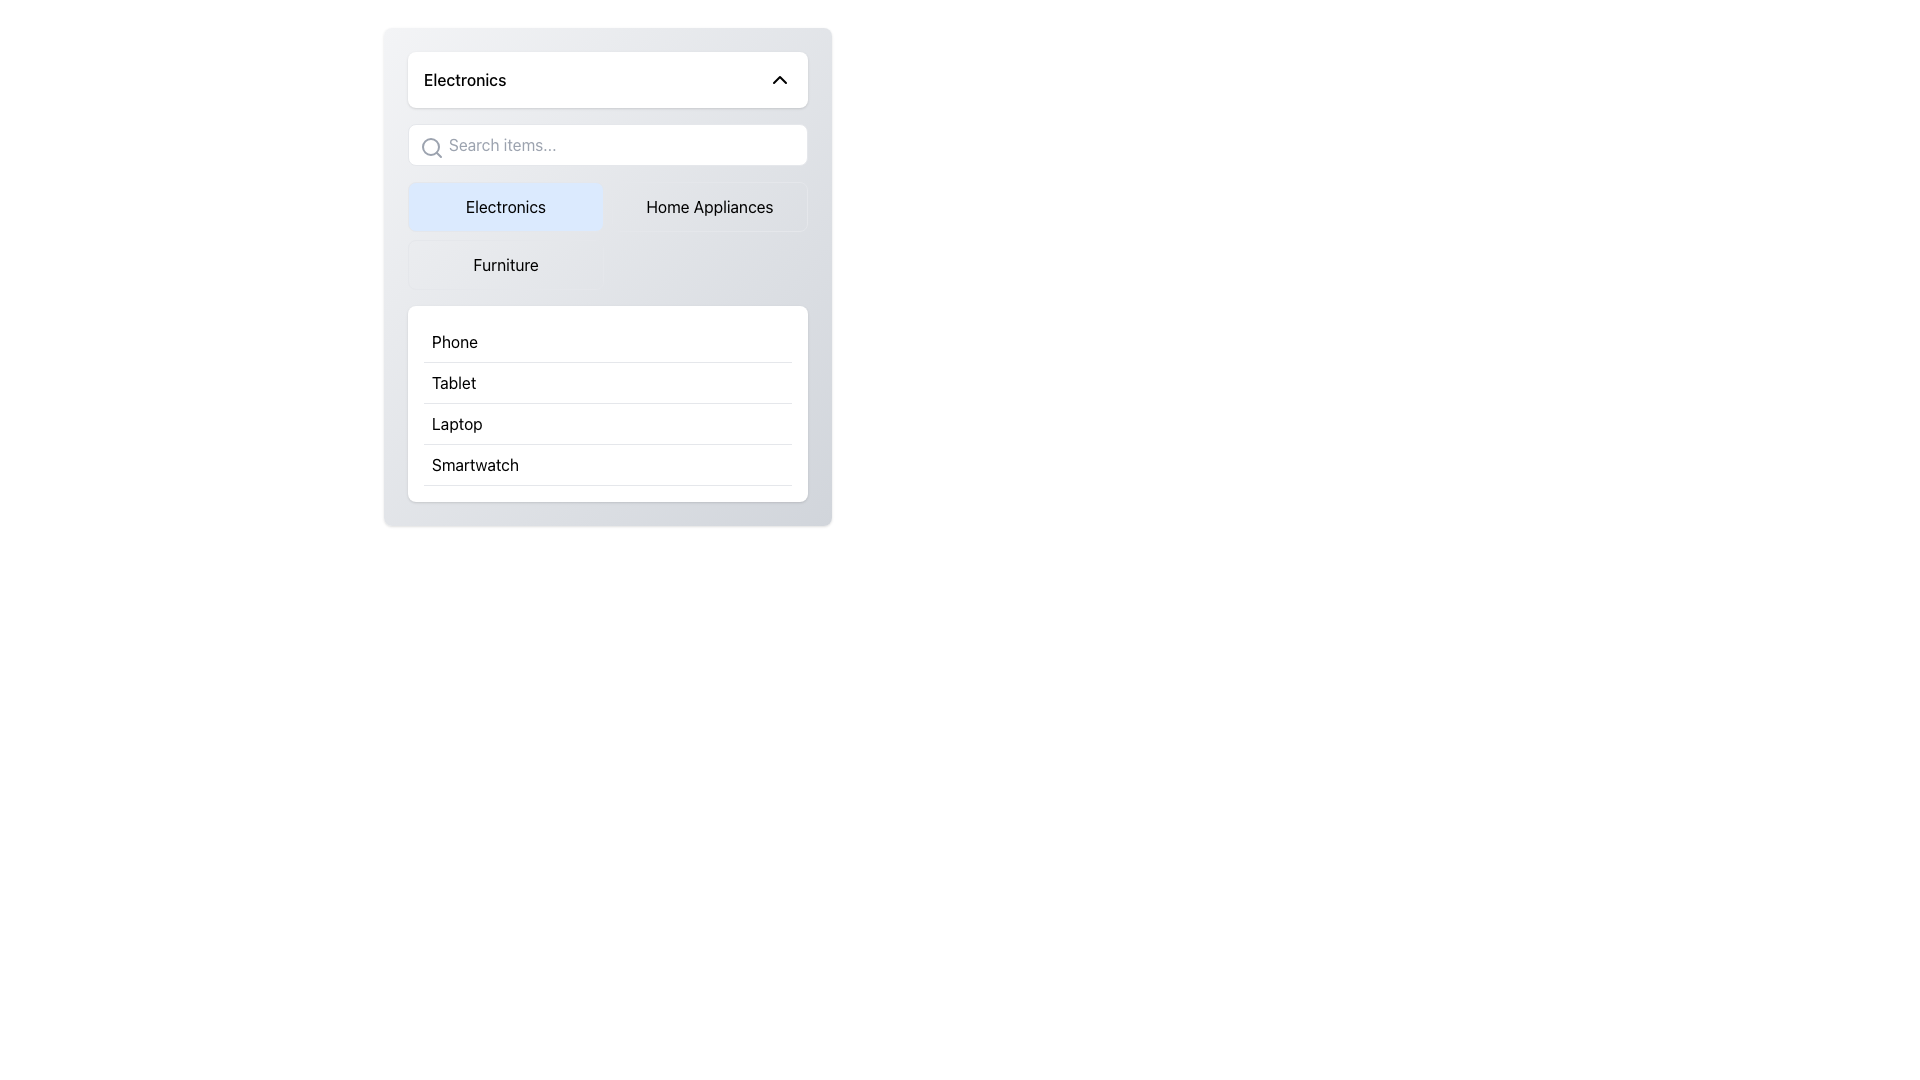  What do you see at coordinates (474, 465) in the screenshot?
I see `the 'Smartwatch' text label in the Electronics menu` at bounding box center [474, 465].